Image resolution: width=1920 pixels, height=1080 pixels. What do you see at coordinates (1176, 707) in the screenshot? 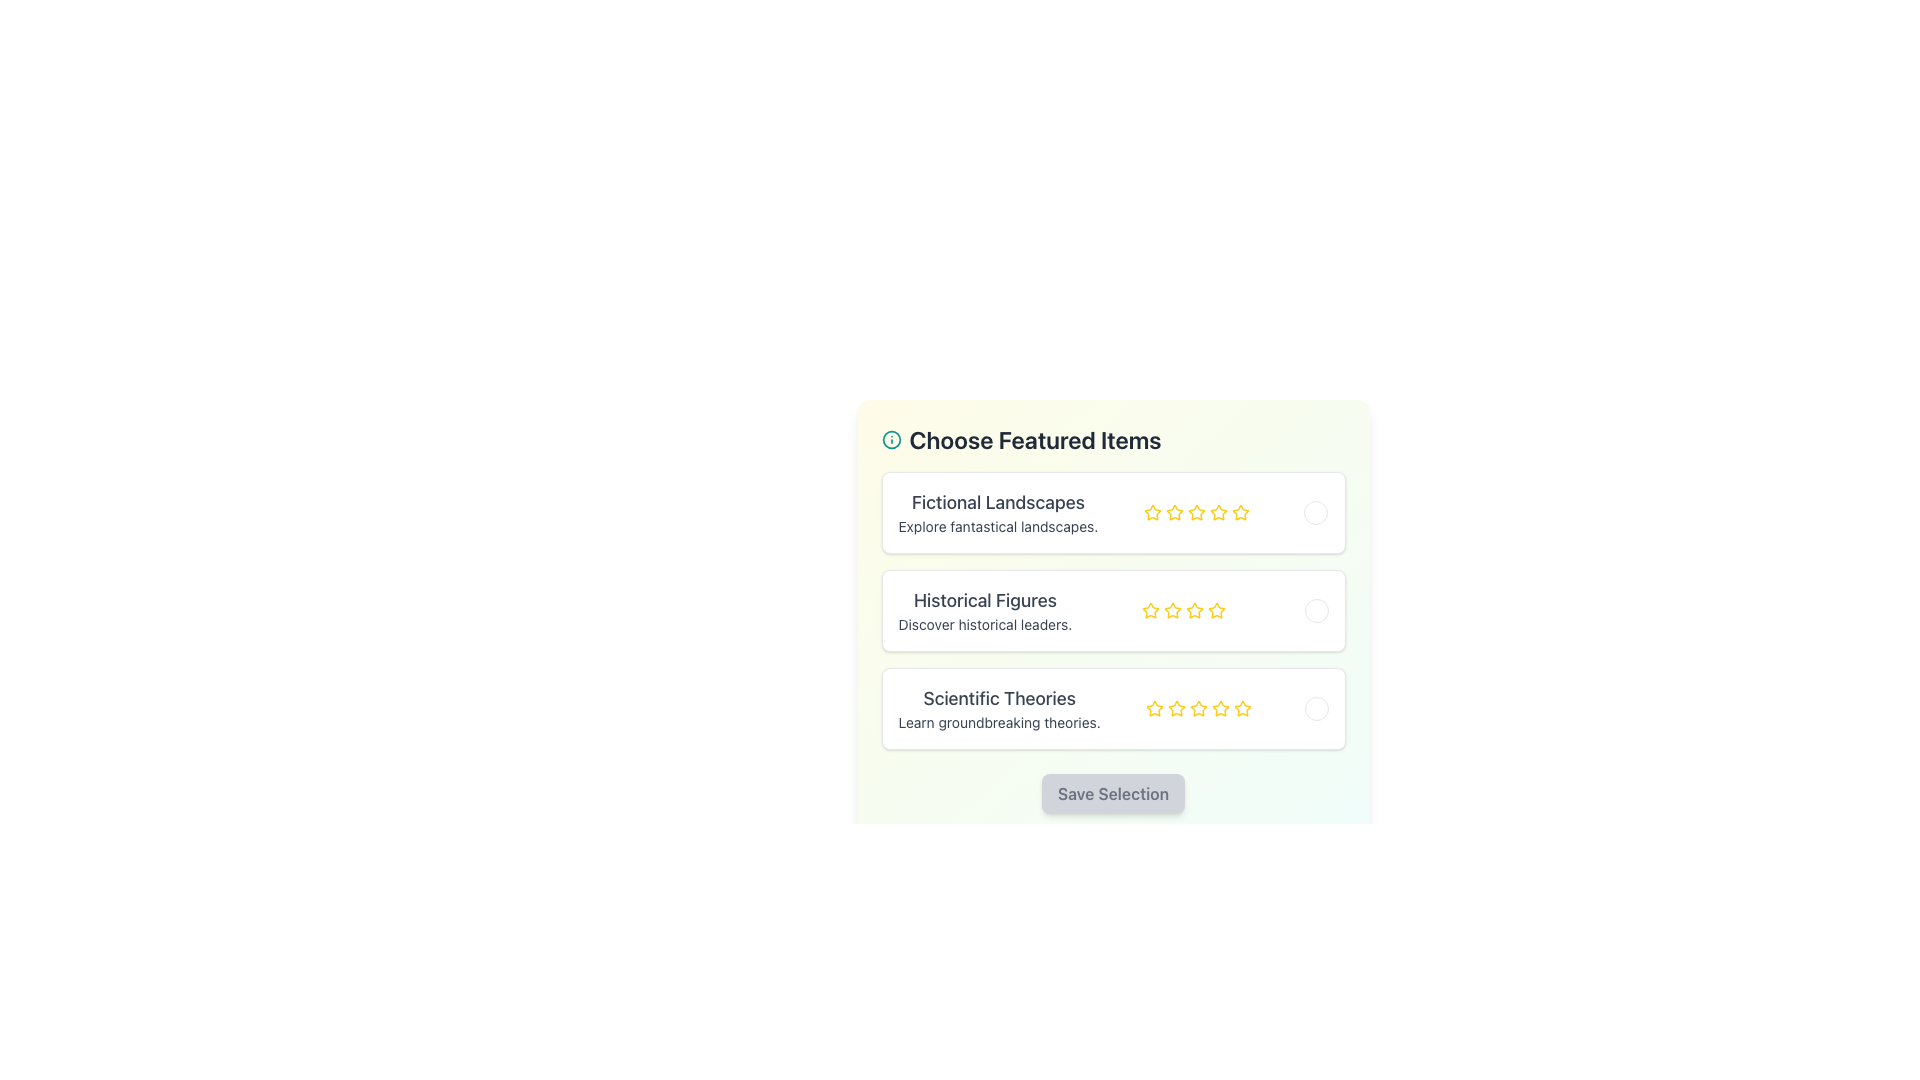
I see `the second star in the 5-star rating control under the 'Scientific Theories' section to rate it` at bounding box center [1176, 707].